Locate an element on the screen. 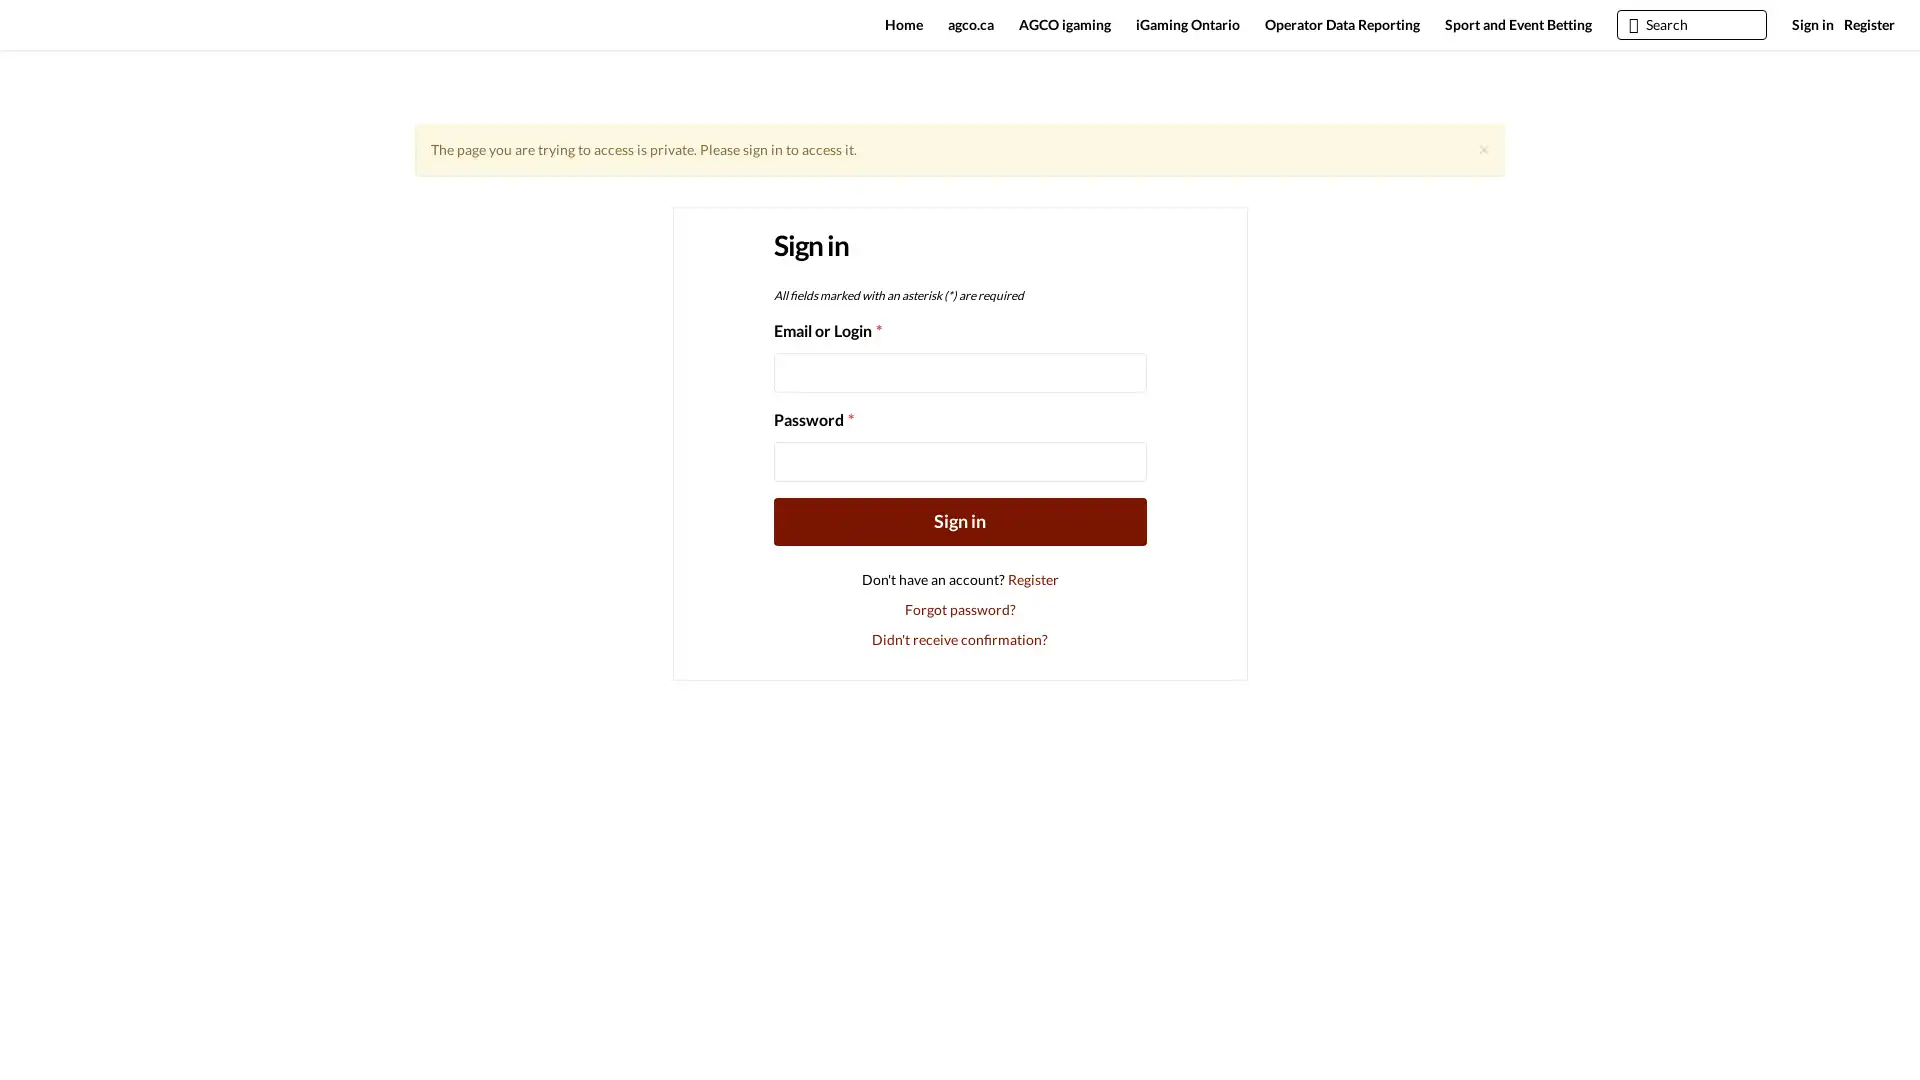 Image resolution: width=1920 pixels, height=1080 pixels. Register is located at coordinates (1032, 587).